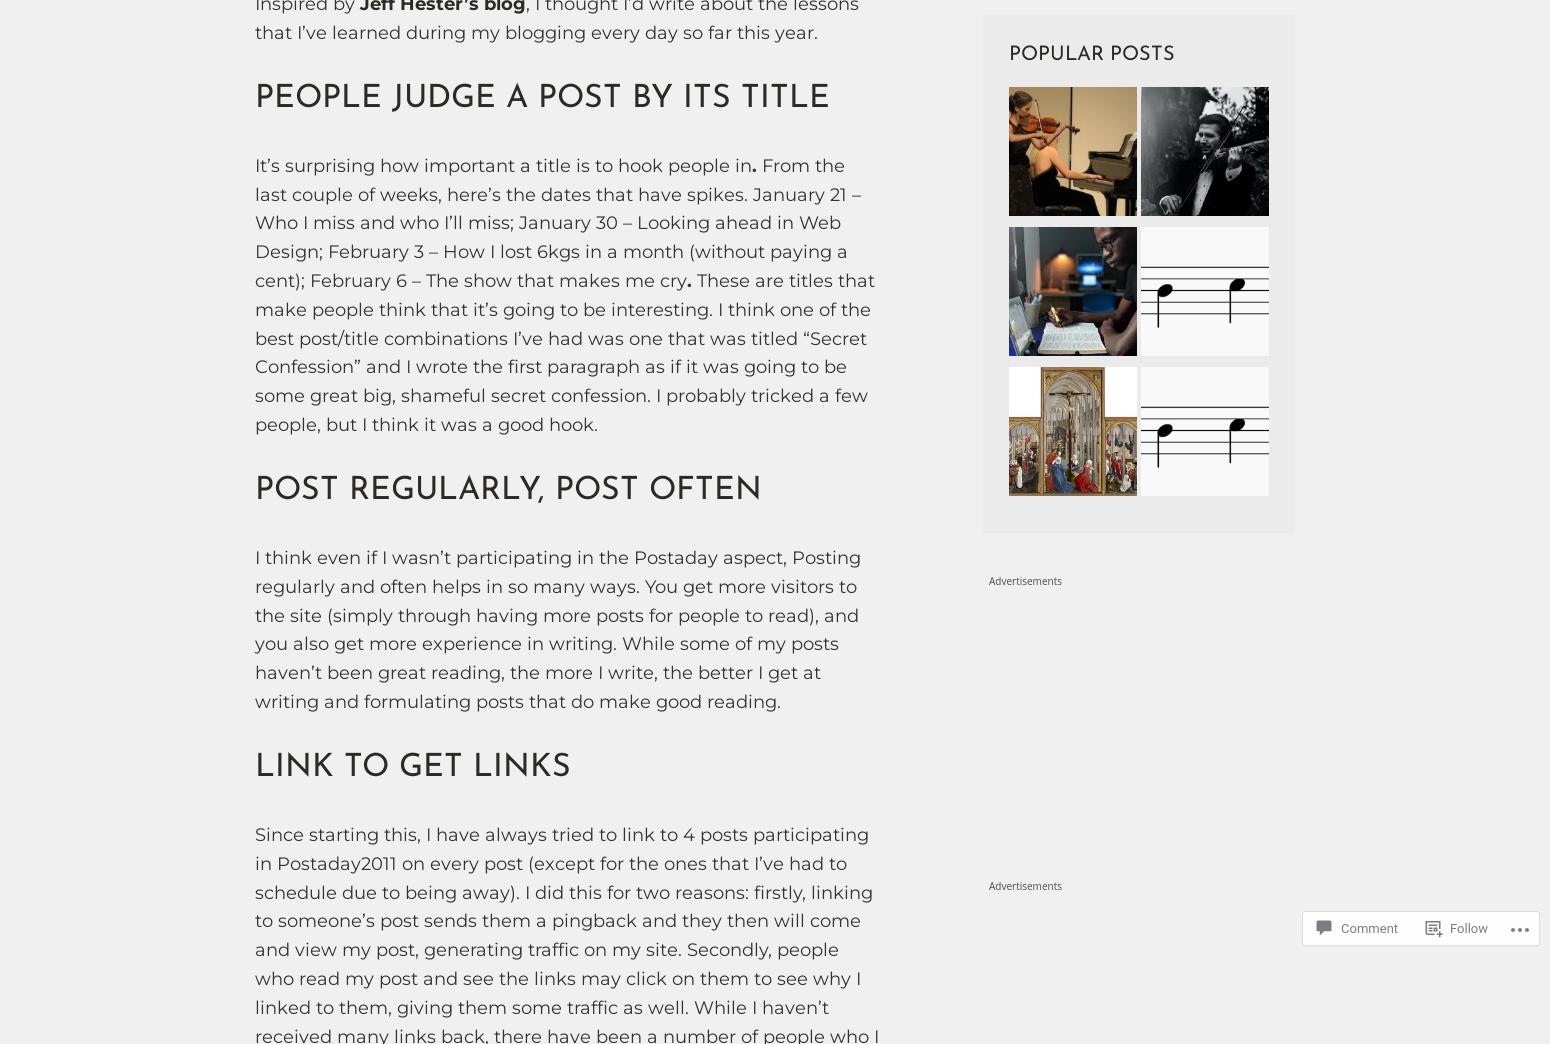 Image resolution: width=1550 pixels, height=1044 pixels. Describe the element at coordinates (413, 769) in the screenshot. I see `'Link to get links'` at that location.